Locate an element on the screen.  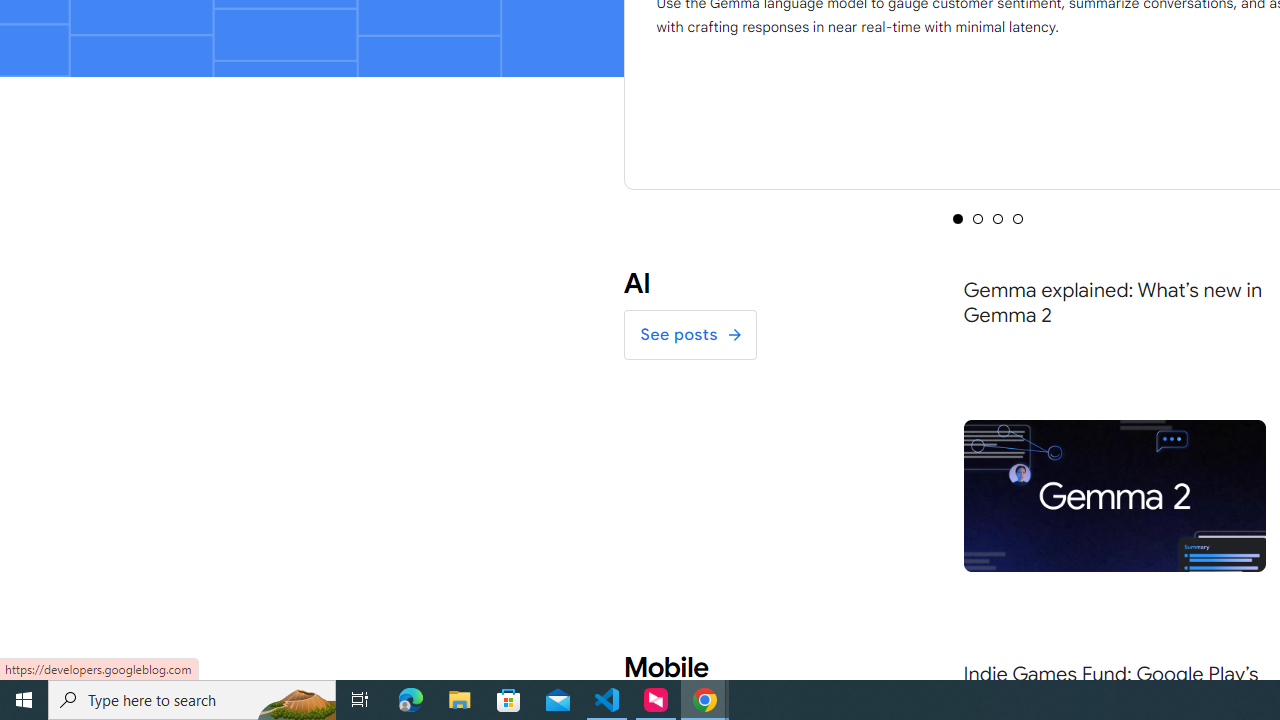
'Gemma-2-Feature' is located at coordinates (1113, 495).